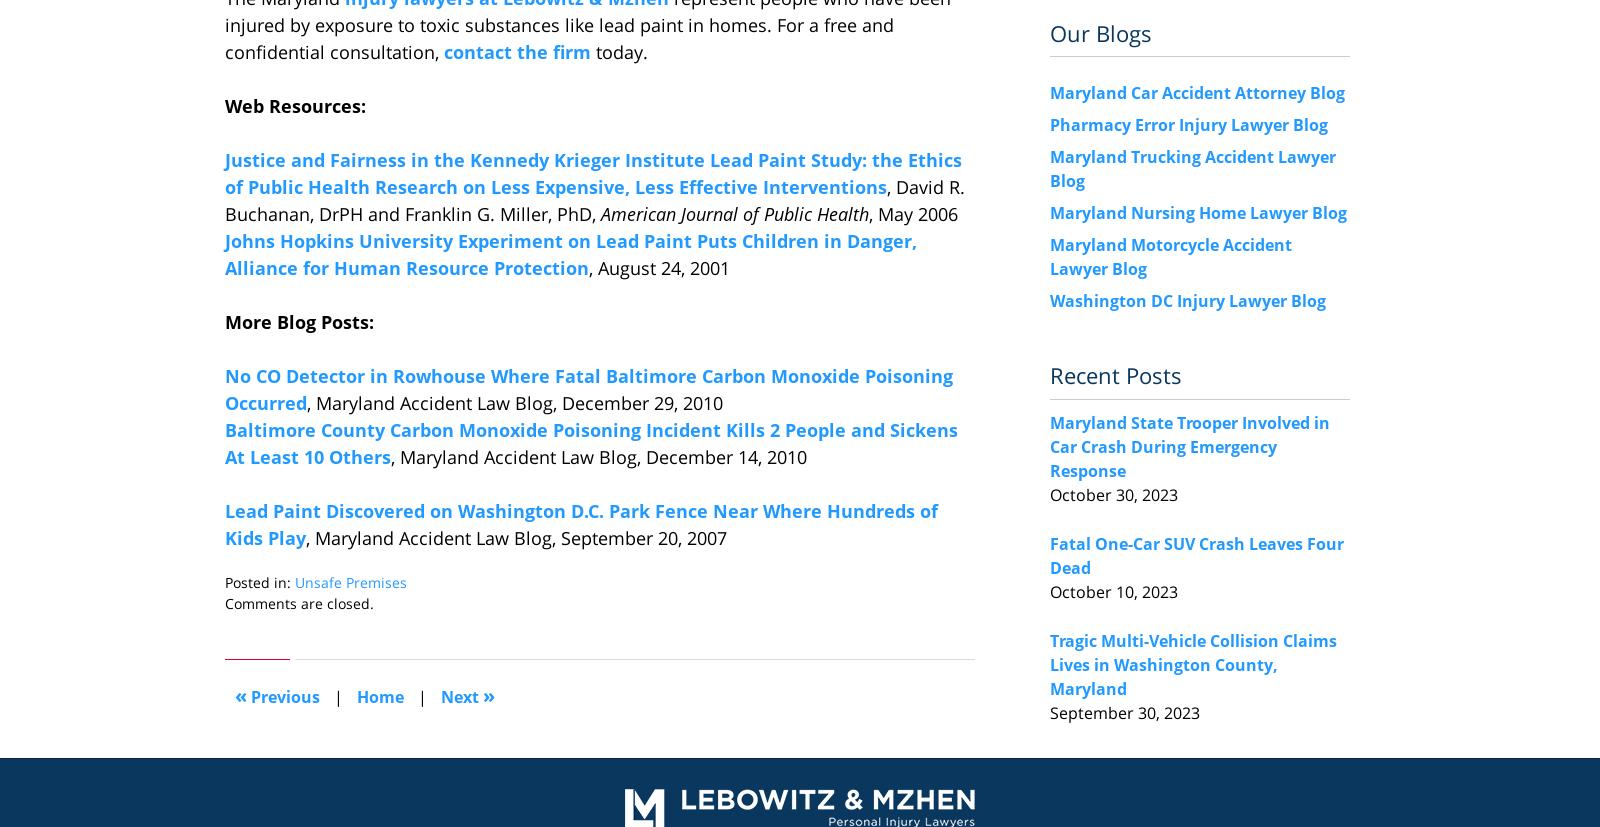 The height and width of the screenshot is (827, 1600). I want to click on 'Fatal One-Car SUV Crash Leaves Four Dead', so click(1049, 553).